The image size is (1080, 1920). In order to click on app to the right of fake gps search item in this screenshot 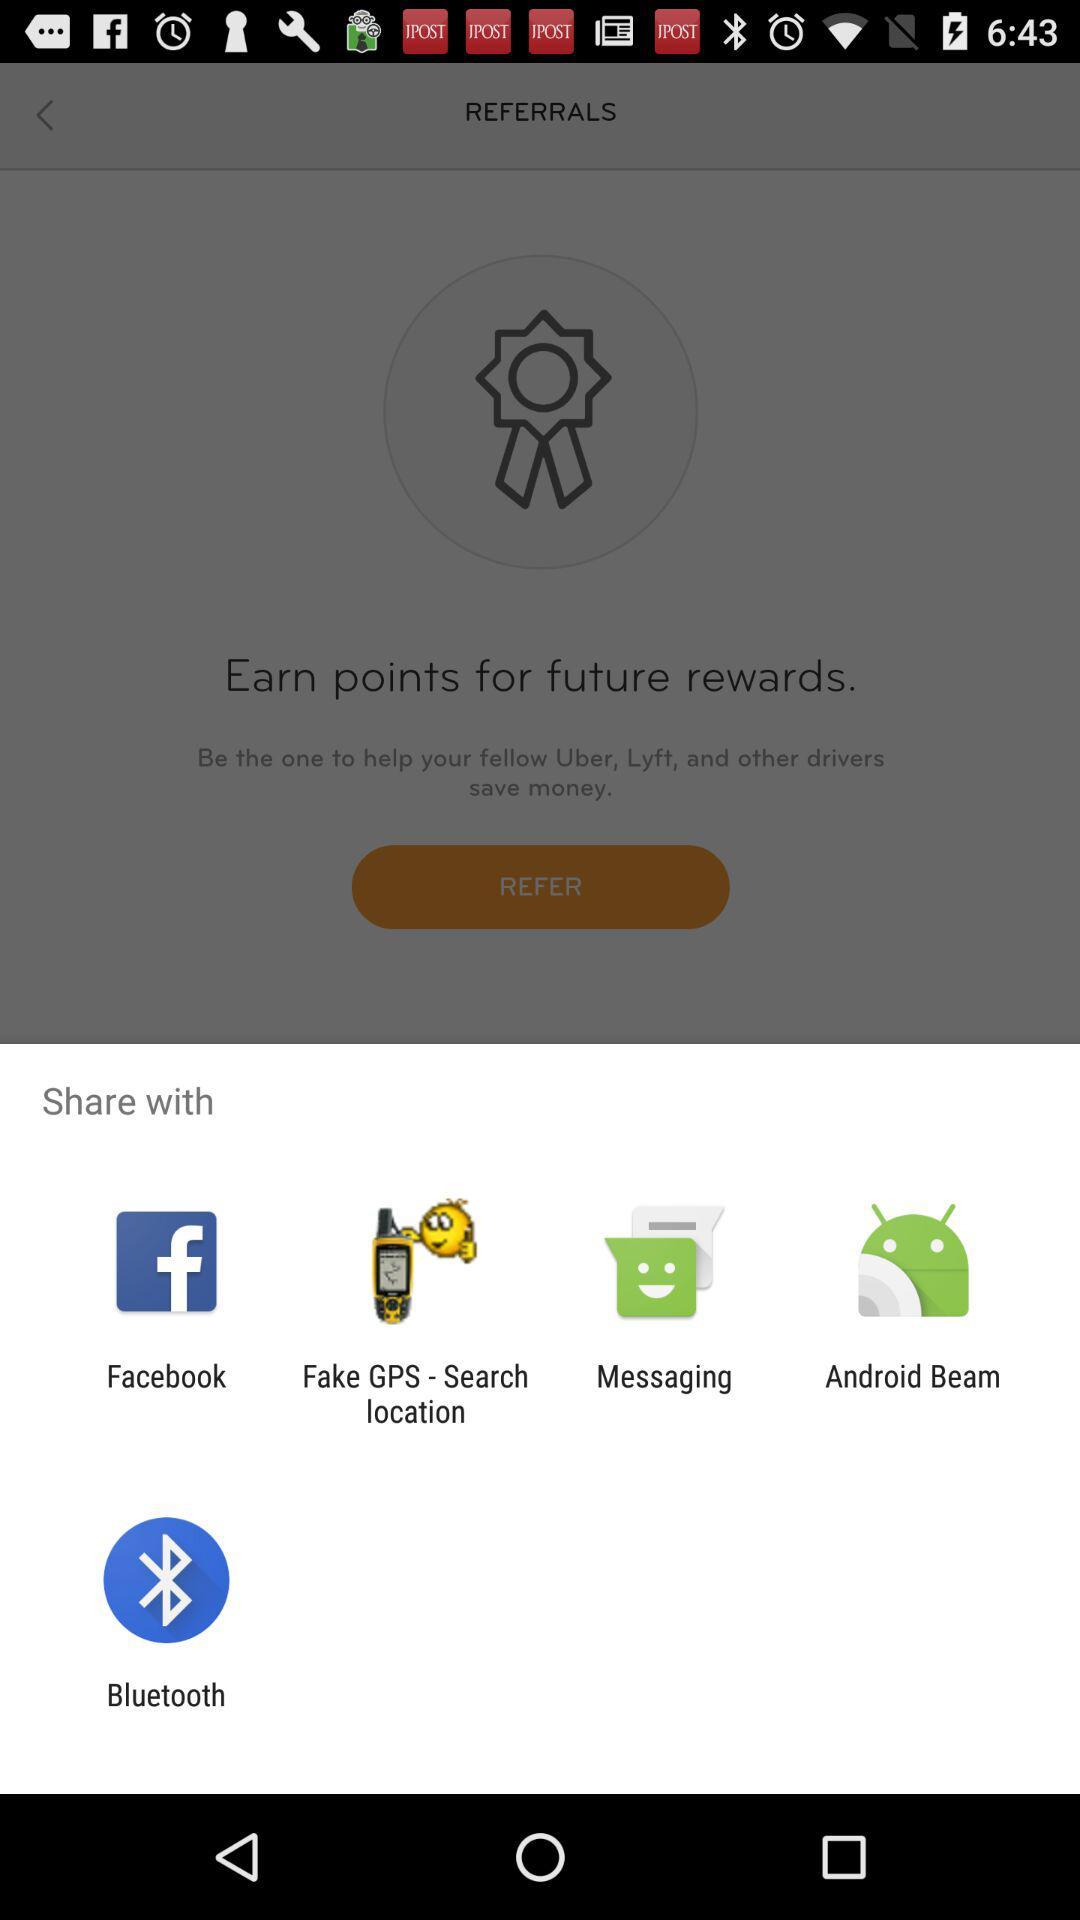, I will do `click(664, 1392)`.